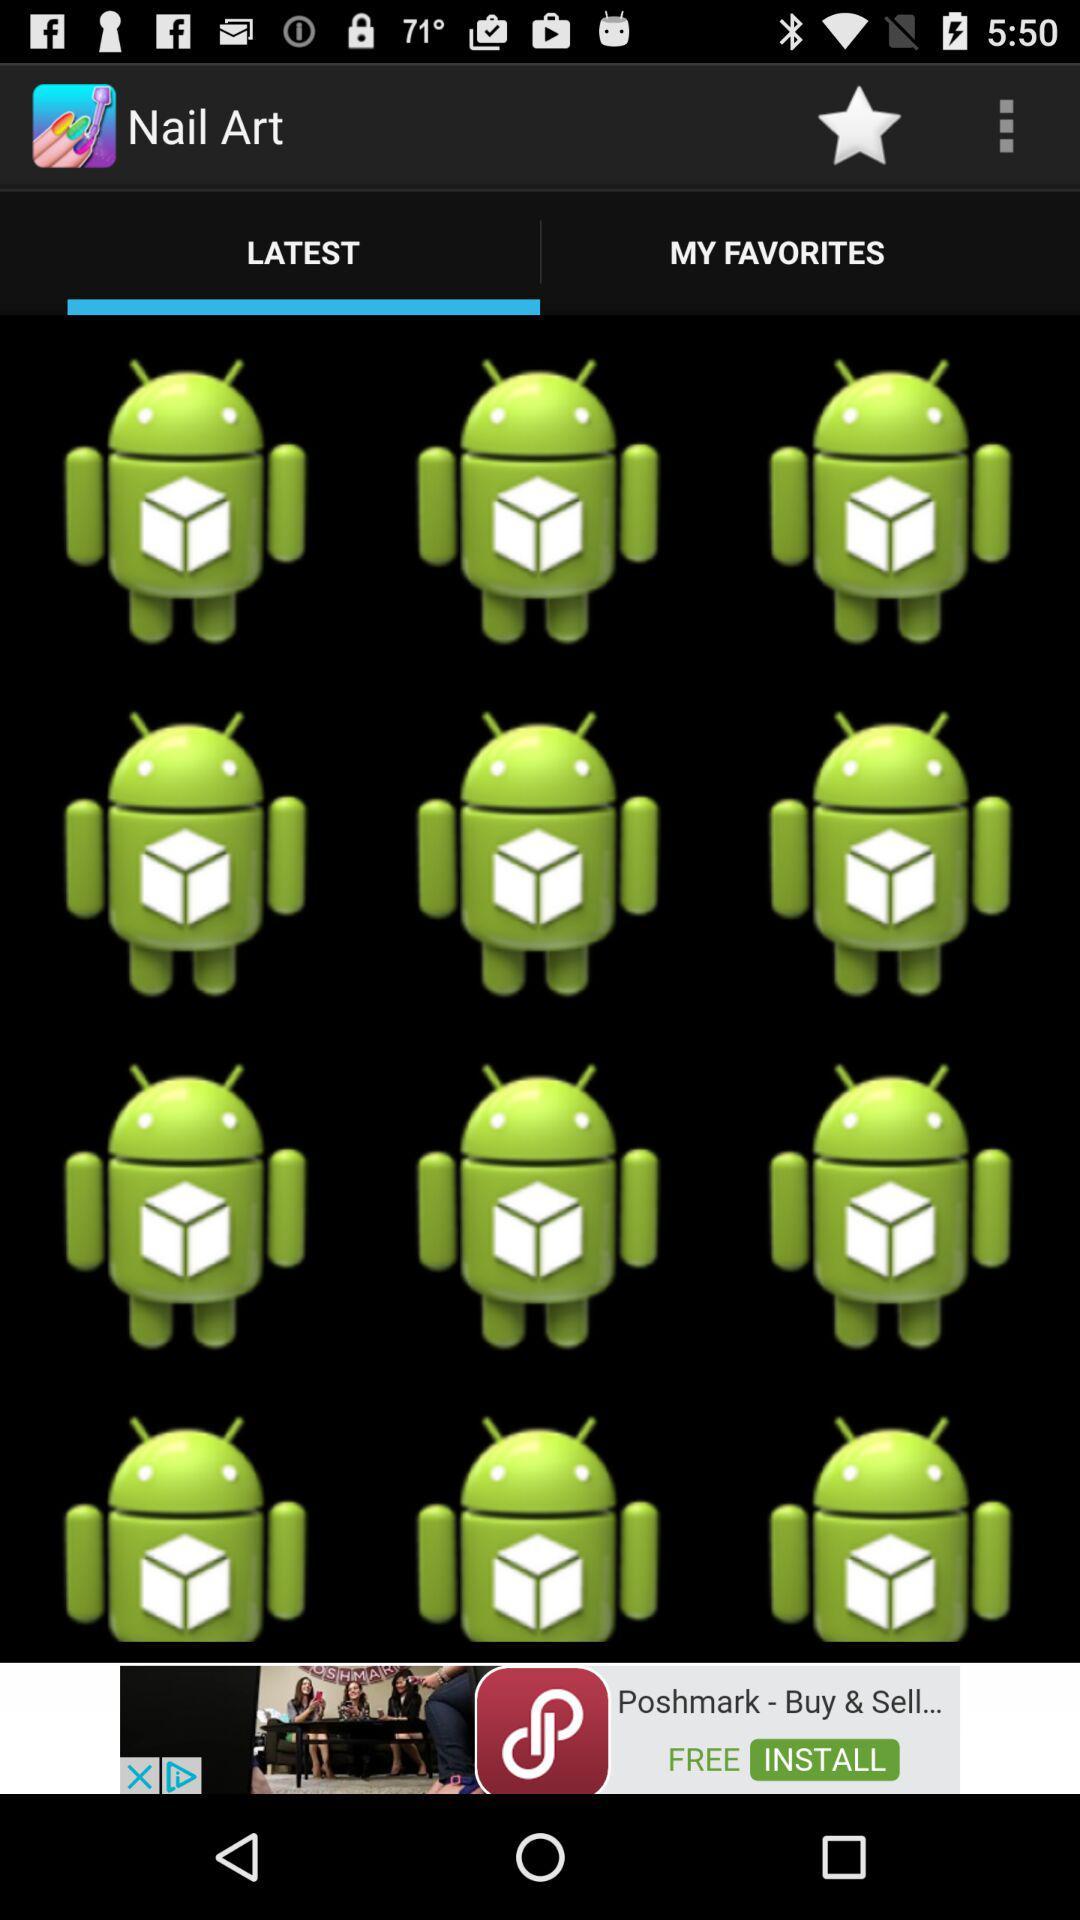  Describe the element at coordinates (538, 502) in the screenshot. I see `the second image from the below` at that location.